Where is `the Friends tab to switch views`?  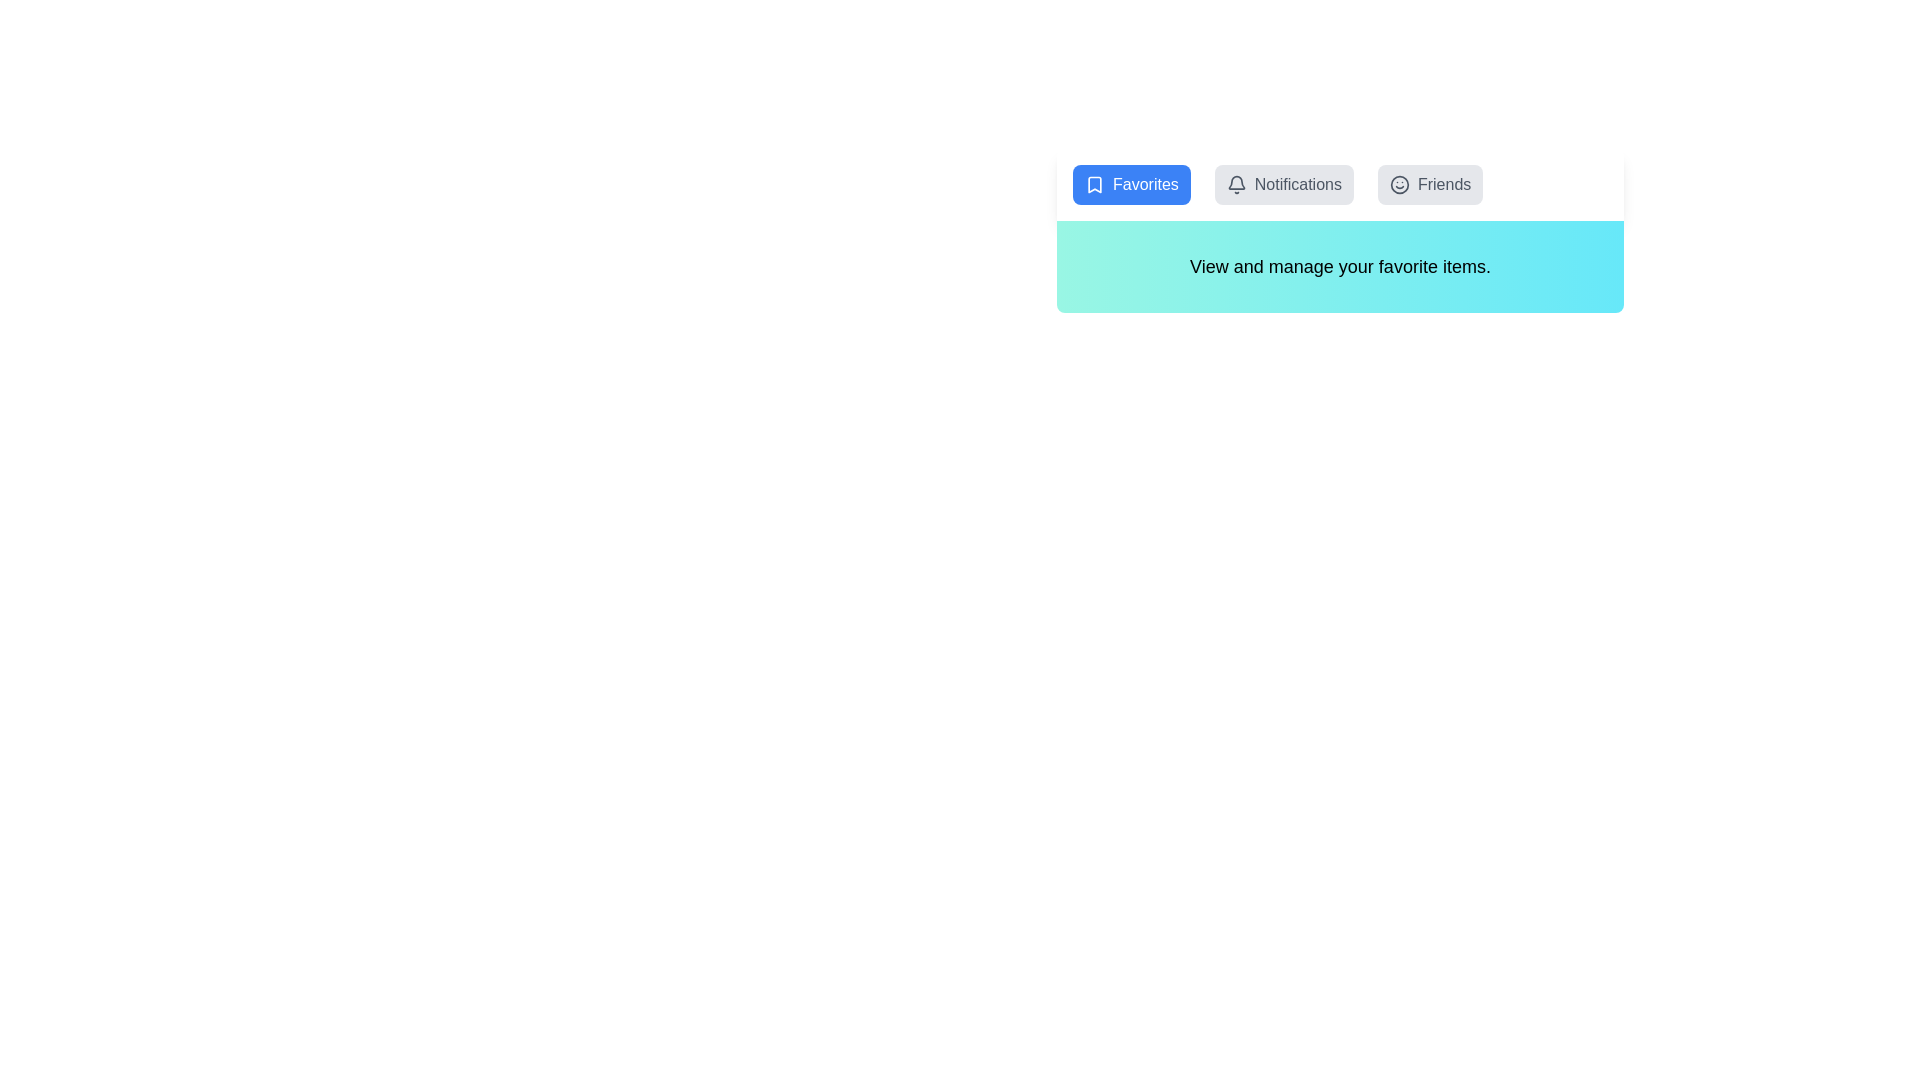 the Friends tab to switch views is located at coordinates (1429, 185).